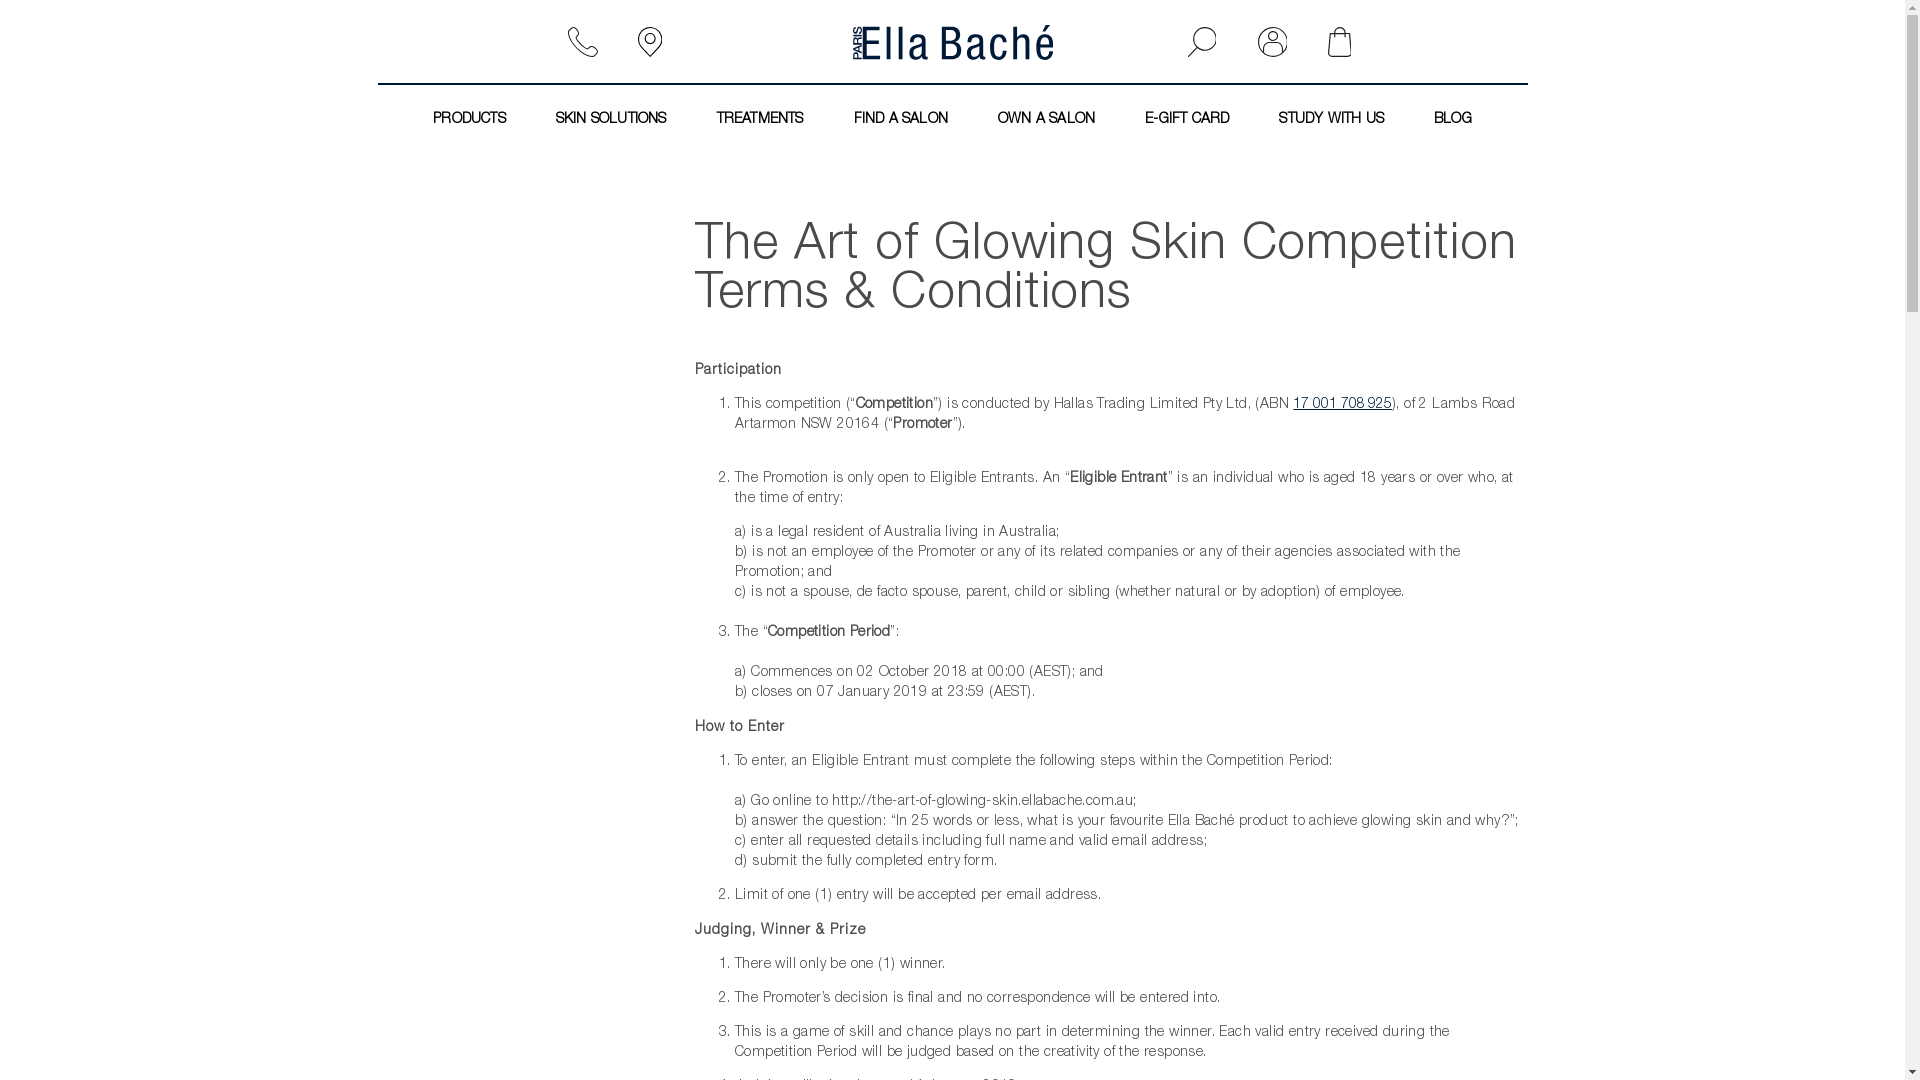  Describe the element at coordinates (589, 42) in the screenshot. I see `'1300 845 259'` at that location.